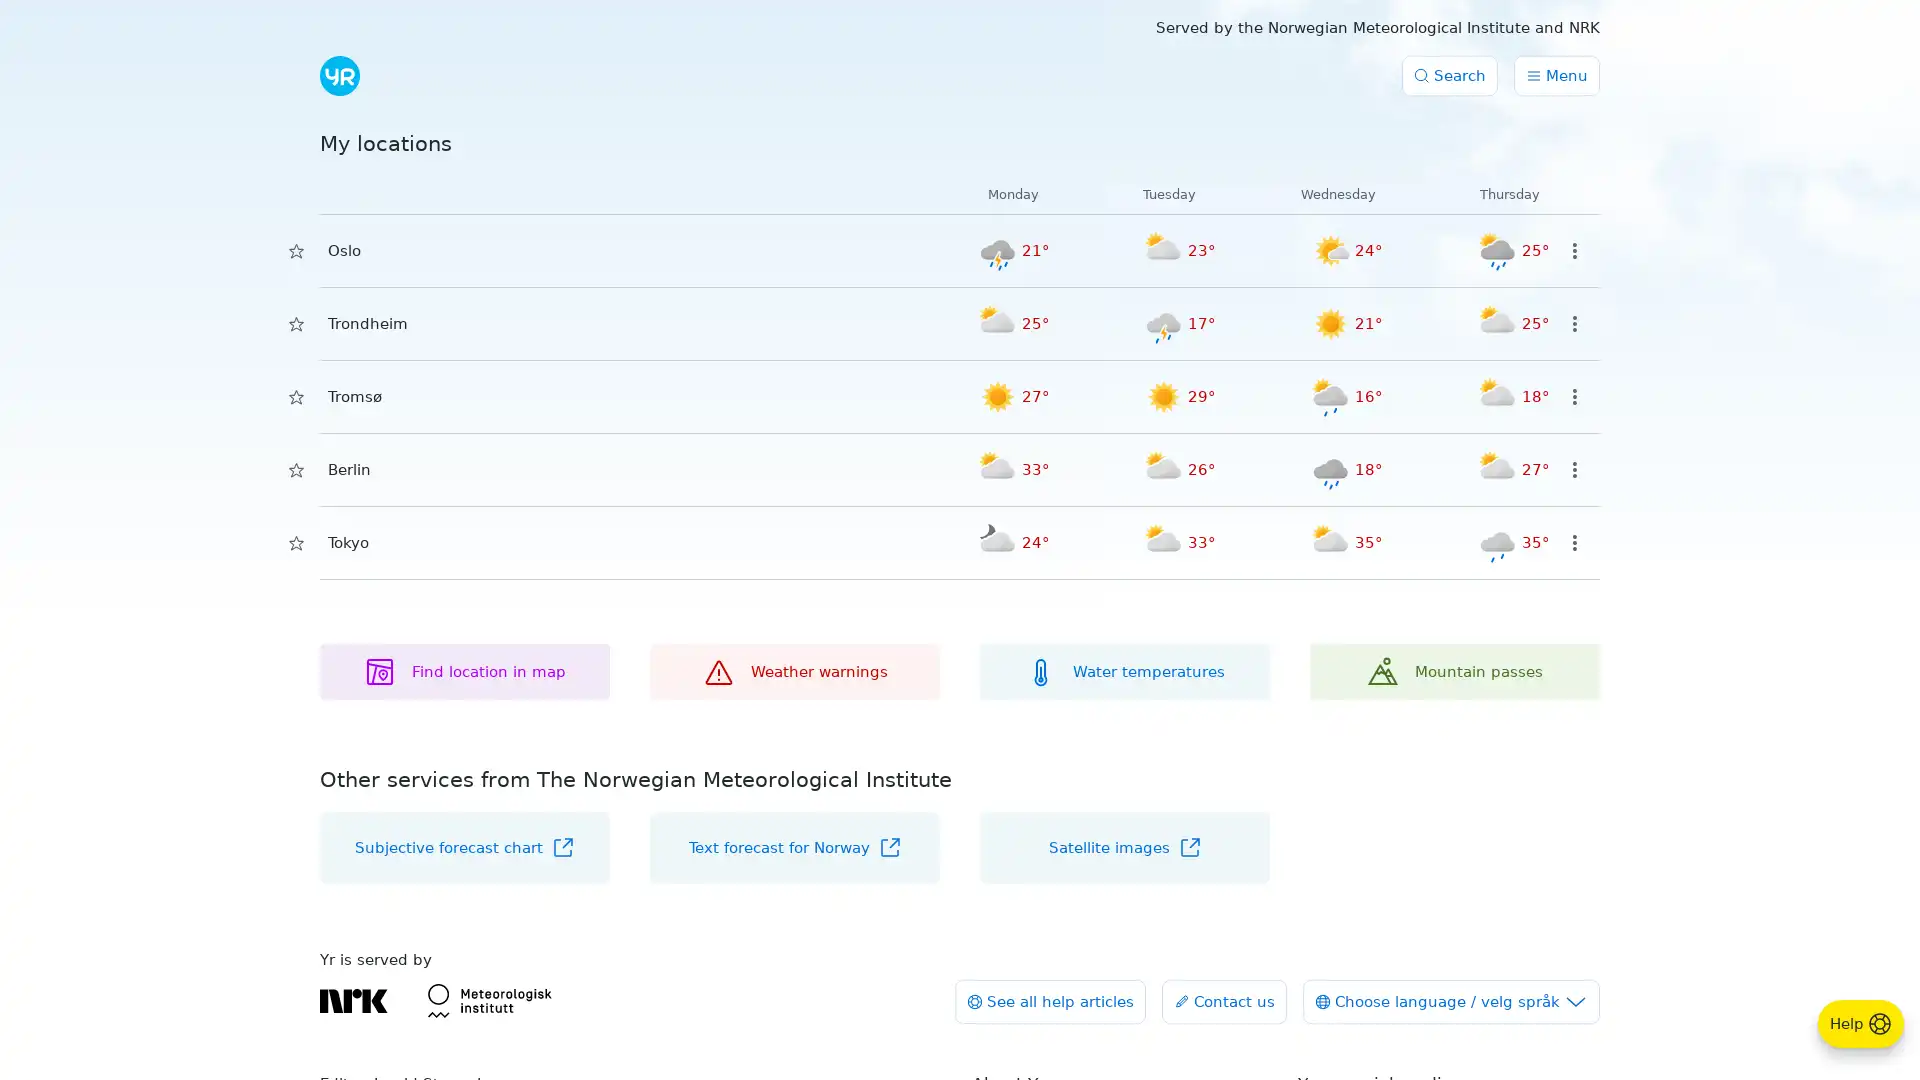 The width and height of the screenshot is (1920, 1080). I want to click on Add to "My locations", so click(295, 543).